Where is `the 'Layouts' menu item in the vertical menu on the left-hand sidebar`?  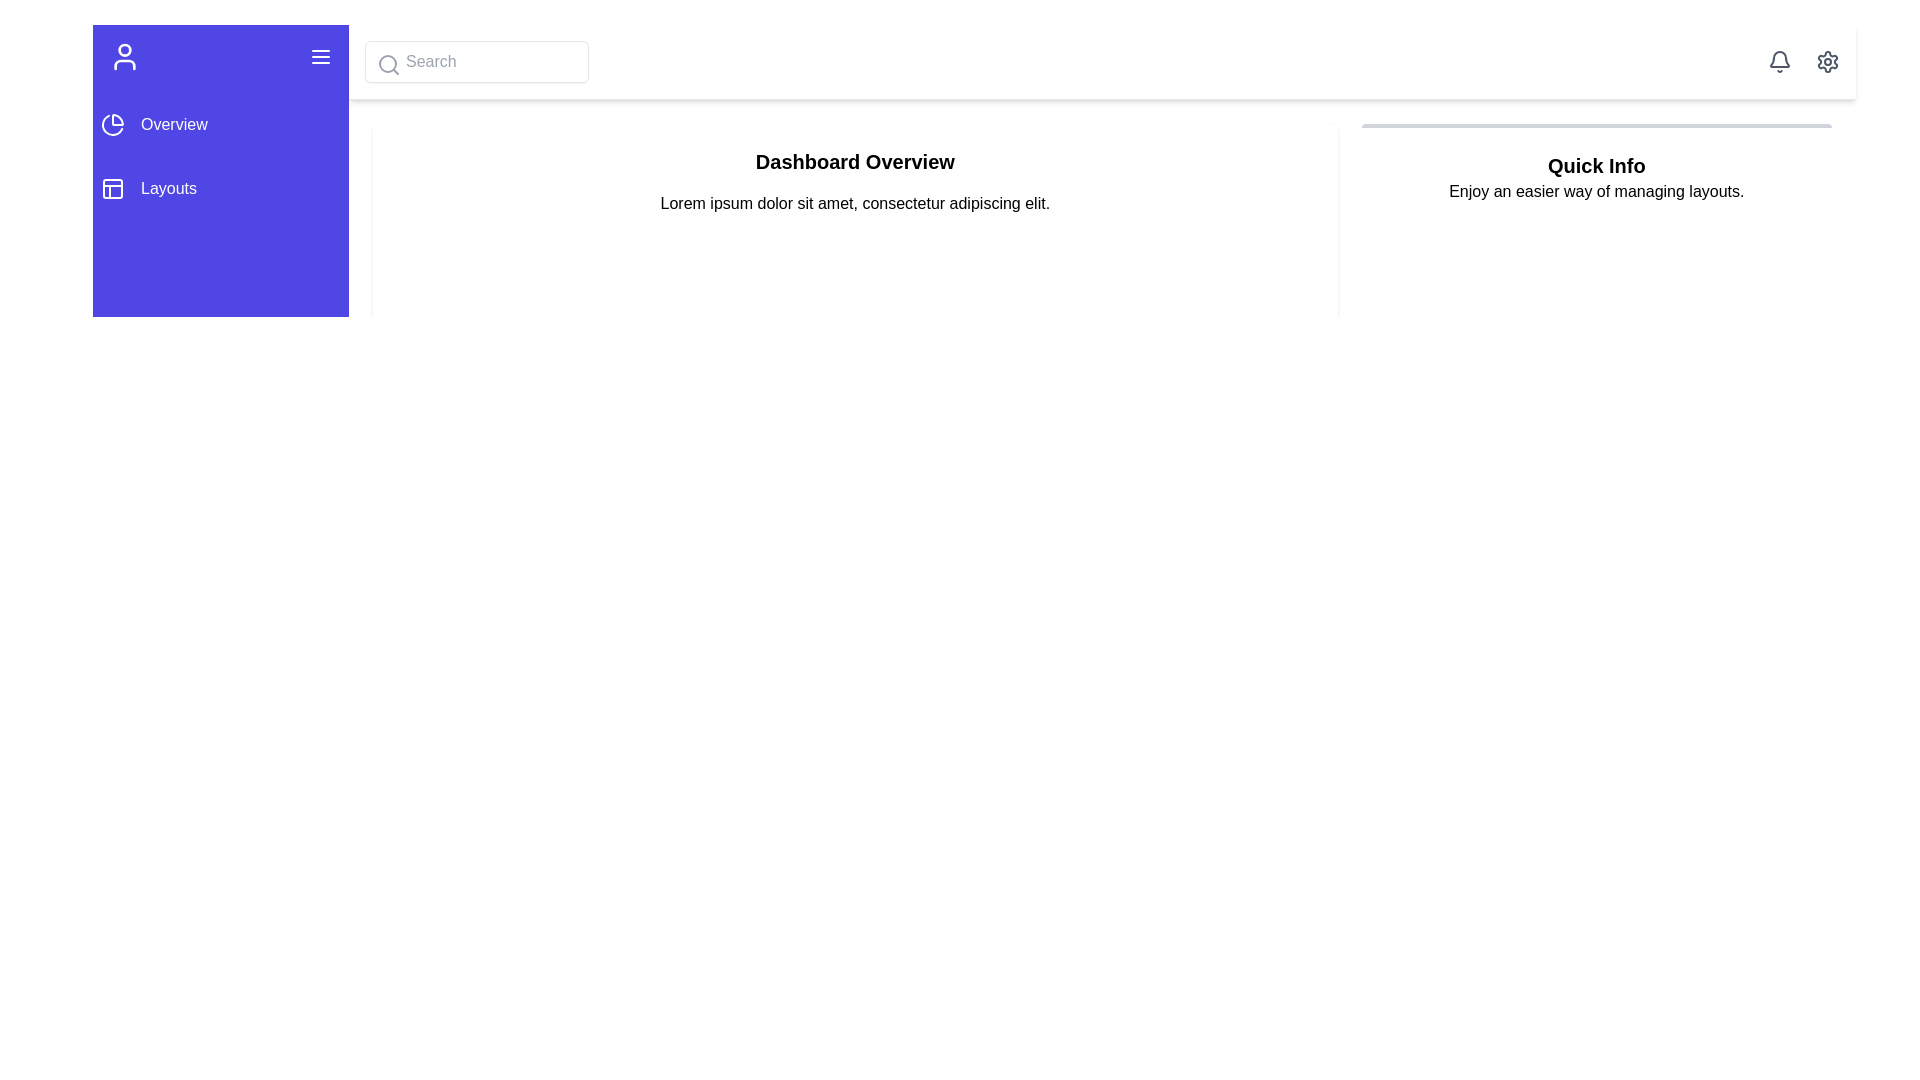 the 'Layouts' menu item in the vertical menu on the left-hand sidebar is located at coordinates (220, 189).